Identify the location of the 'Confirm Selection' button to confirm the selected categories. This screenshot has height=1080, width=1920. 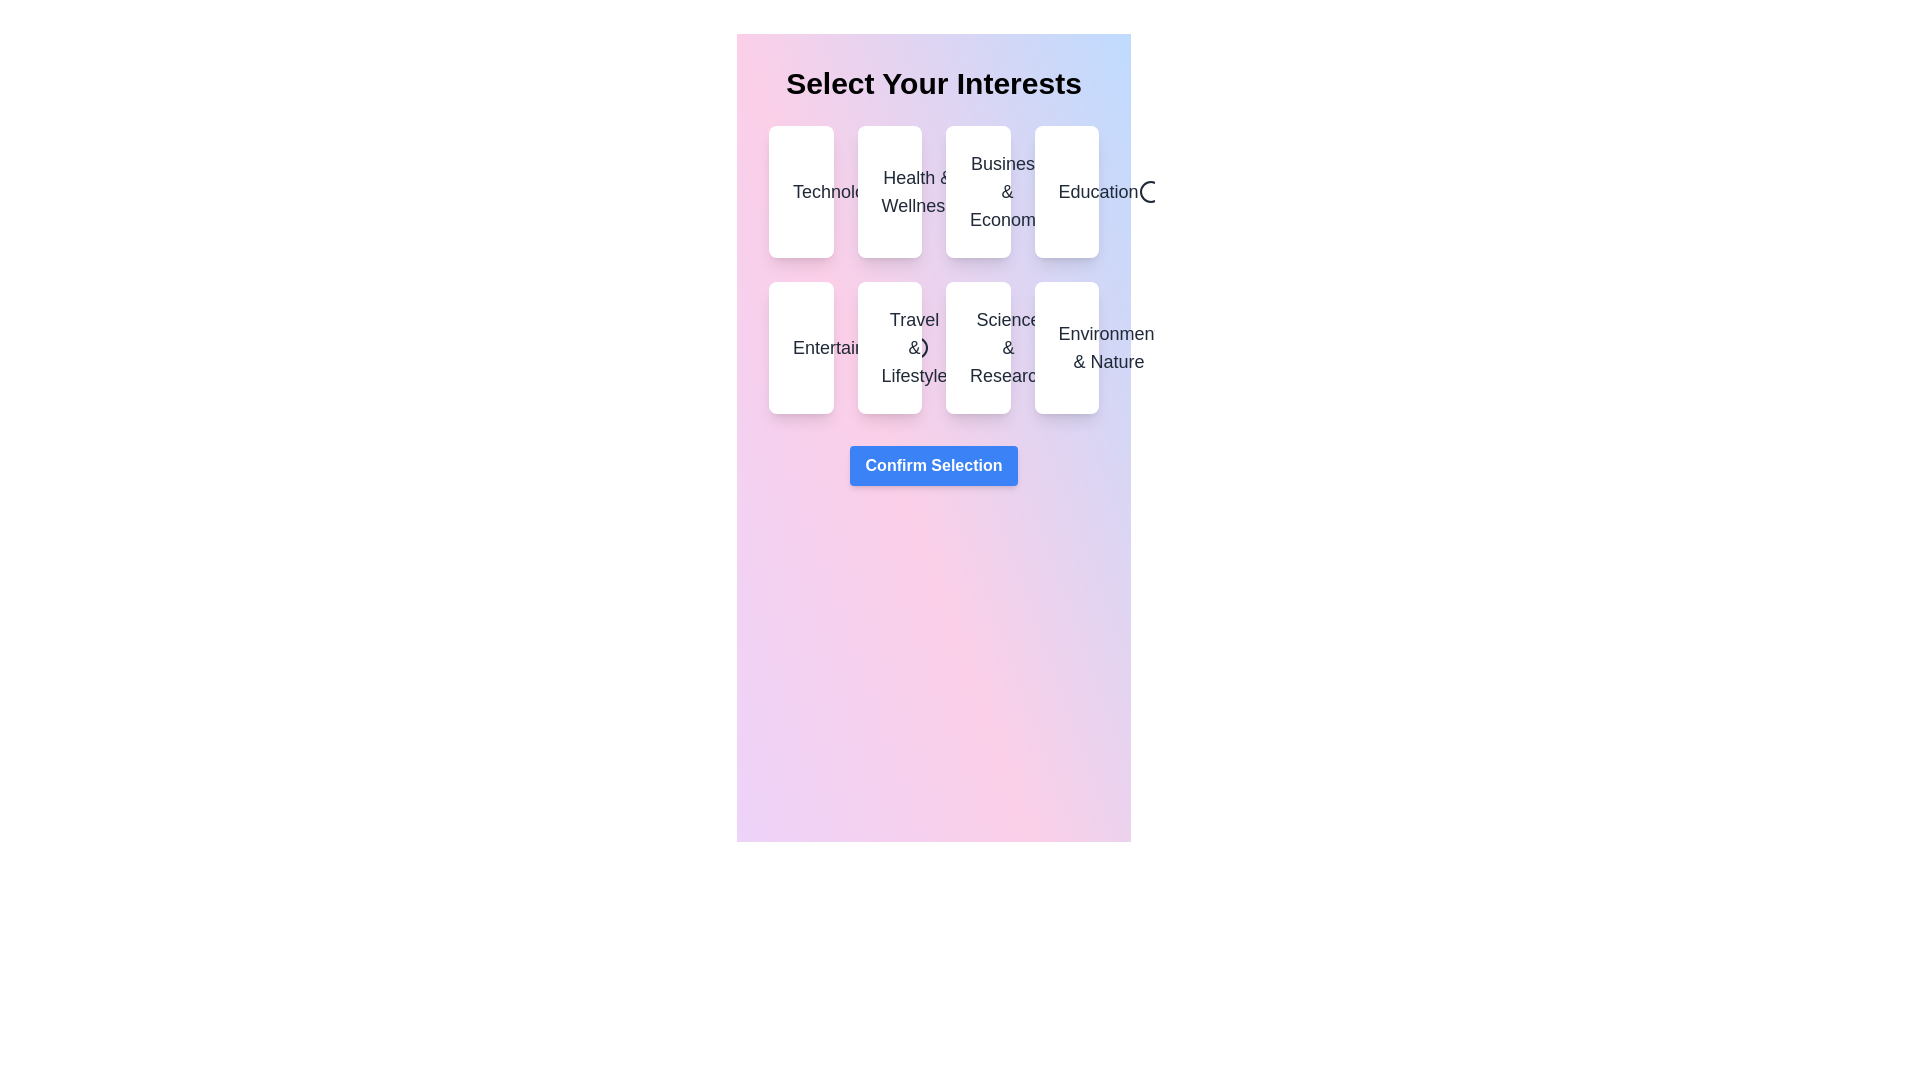
(933, 466).